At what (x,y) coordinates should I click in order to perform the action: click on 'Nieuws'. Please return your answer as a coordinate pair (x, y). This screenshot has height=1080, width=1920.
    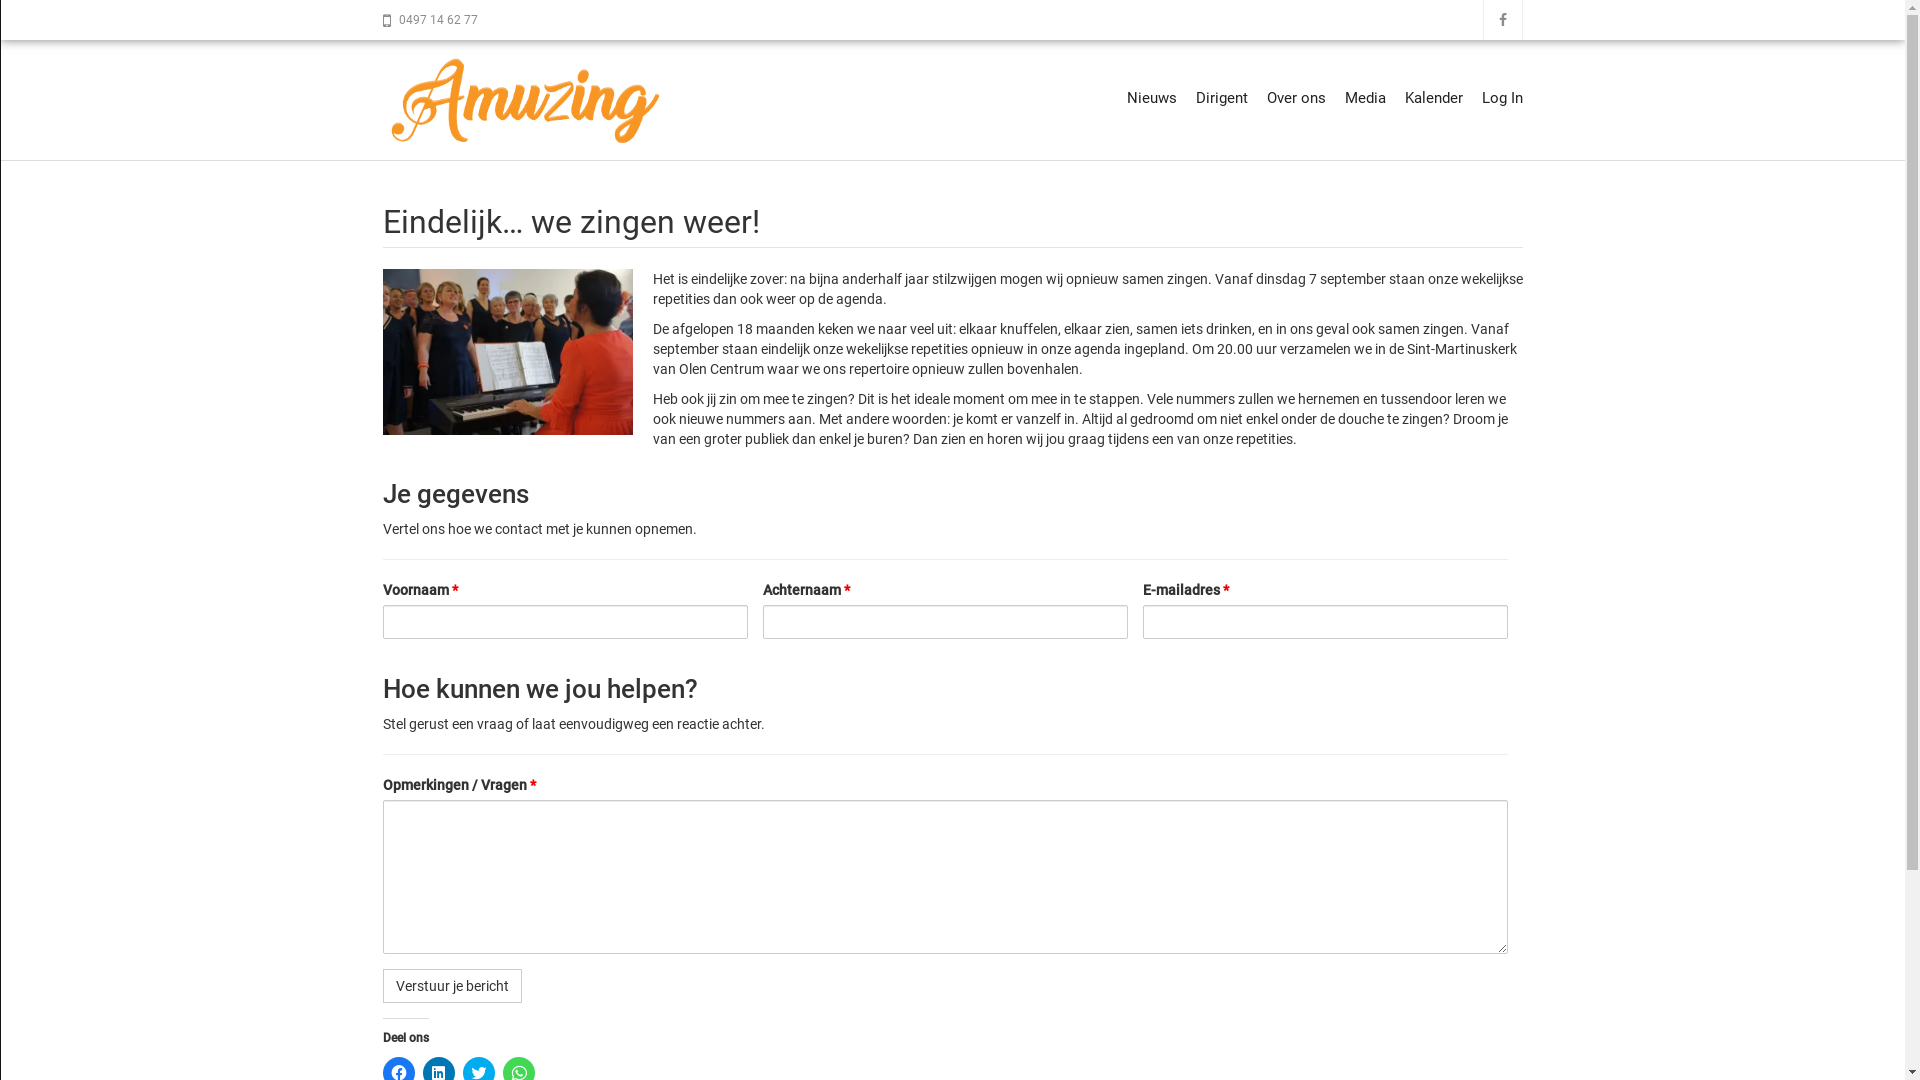
    Looking at the image, I should click on (1151, 98).